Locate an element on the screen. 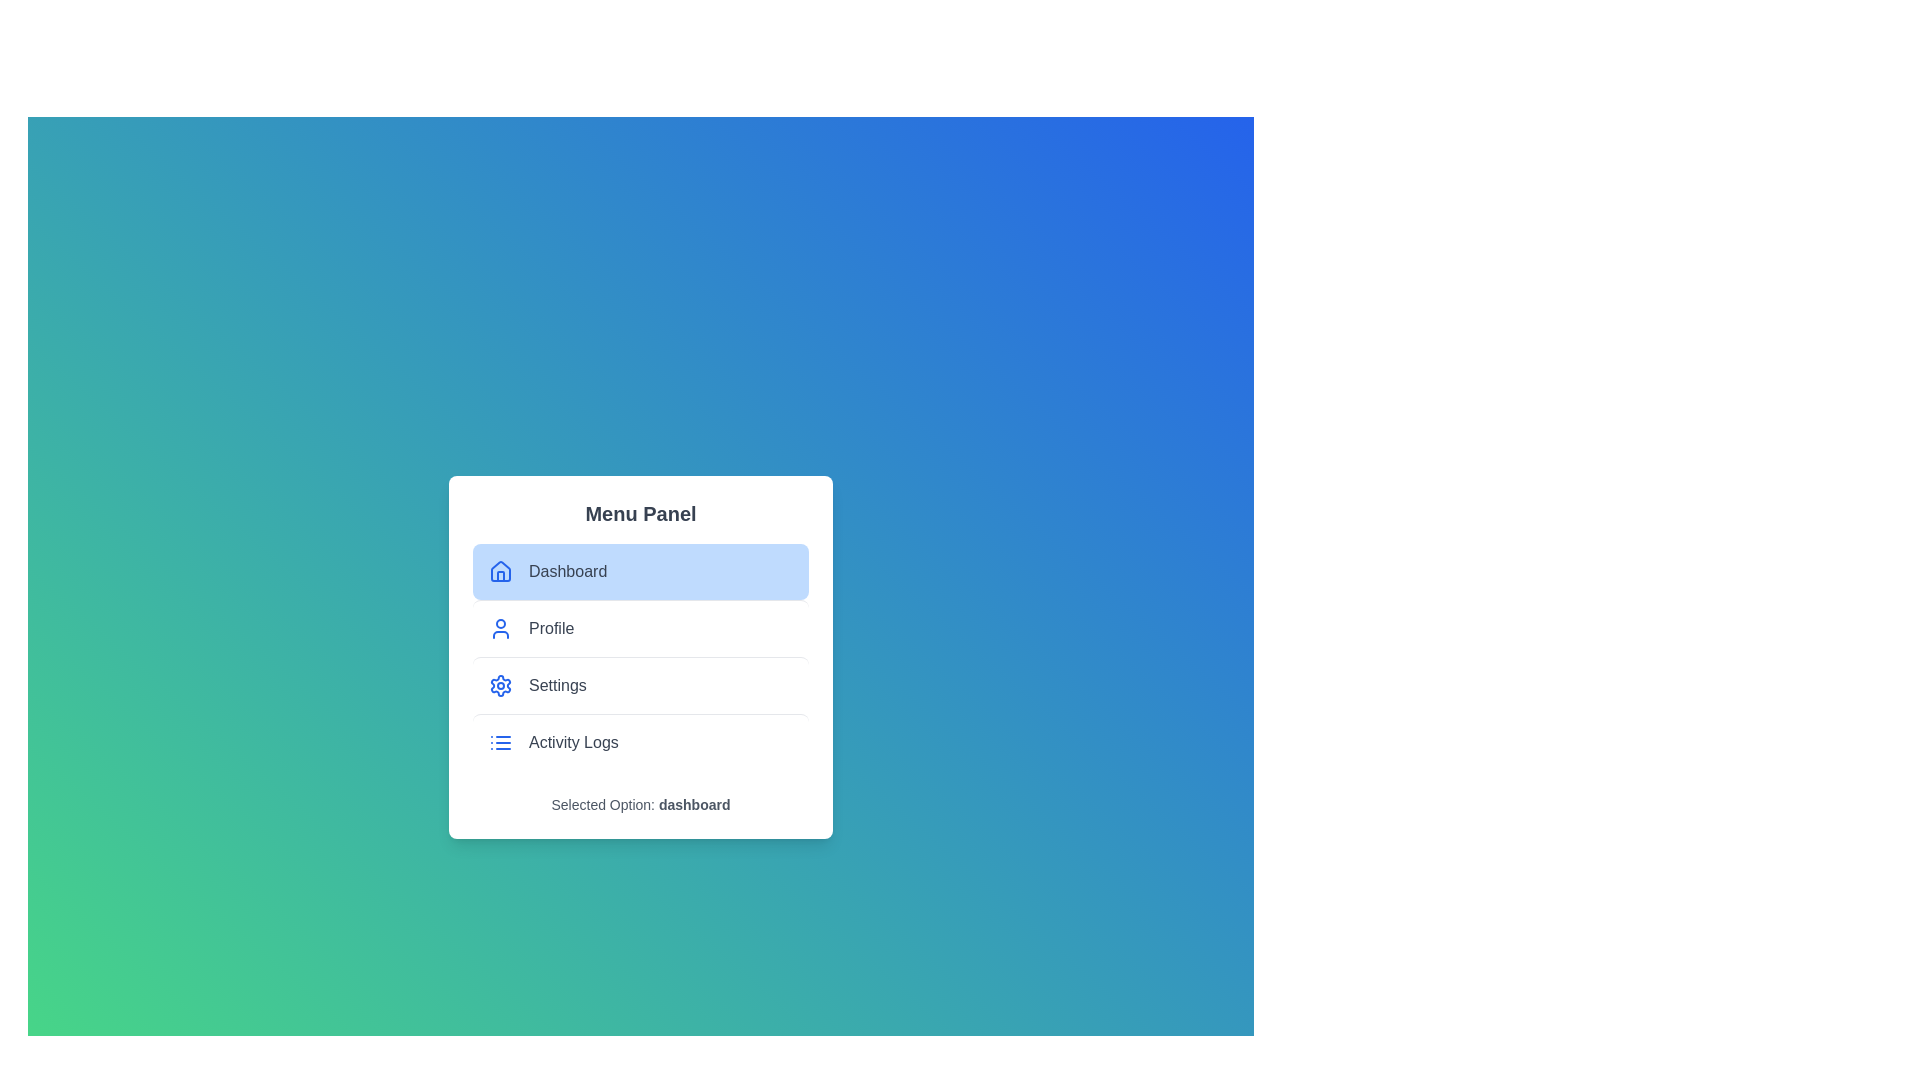  the menu item Activity Logs is located at coordinates (641, 741).